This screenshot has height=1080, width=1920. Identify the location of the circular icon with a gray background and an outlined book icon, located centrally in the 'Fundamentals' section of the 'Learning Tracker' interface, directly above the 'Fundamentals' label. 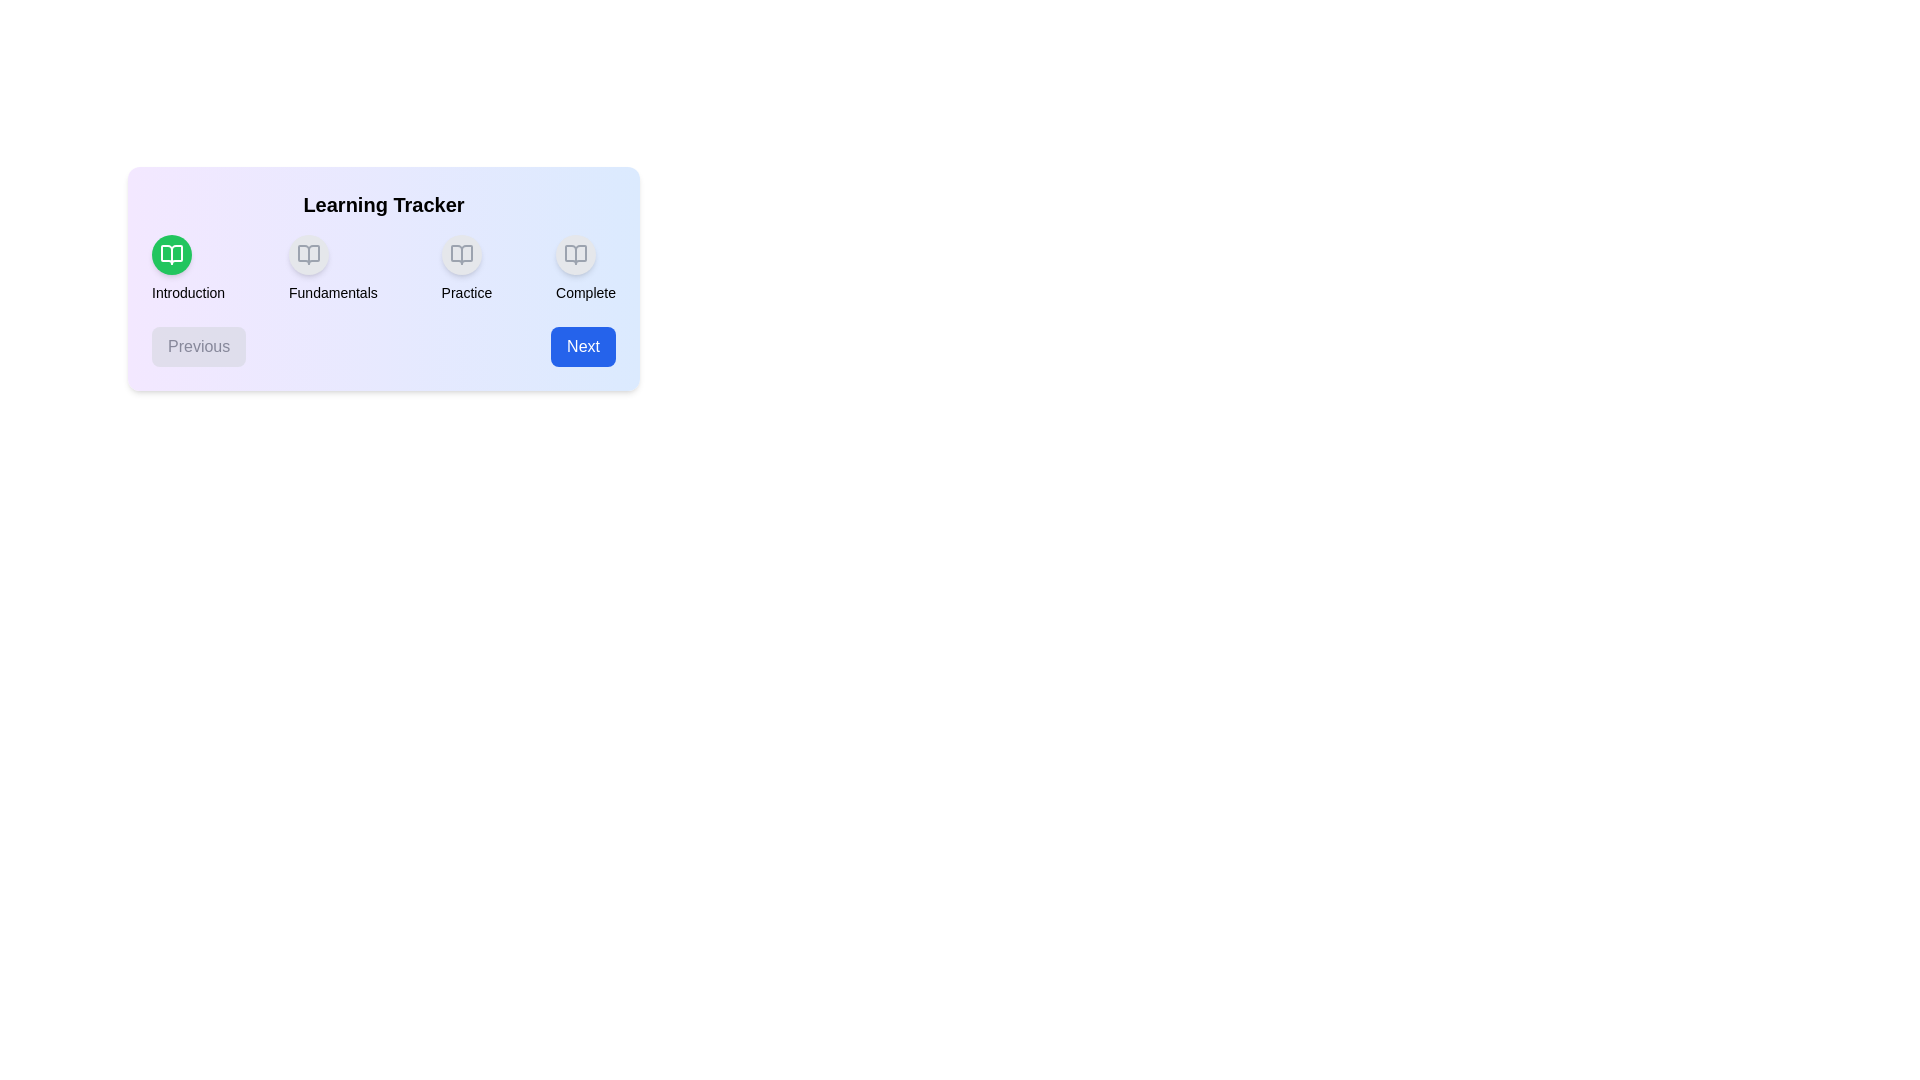
(308, 253).